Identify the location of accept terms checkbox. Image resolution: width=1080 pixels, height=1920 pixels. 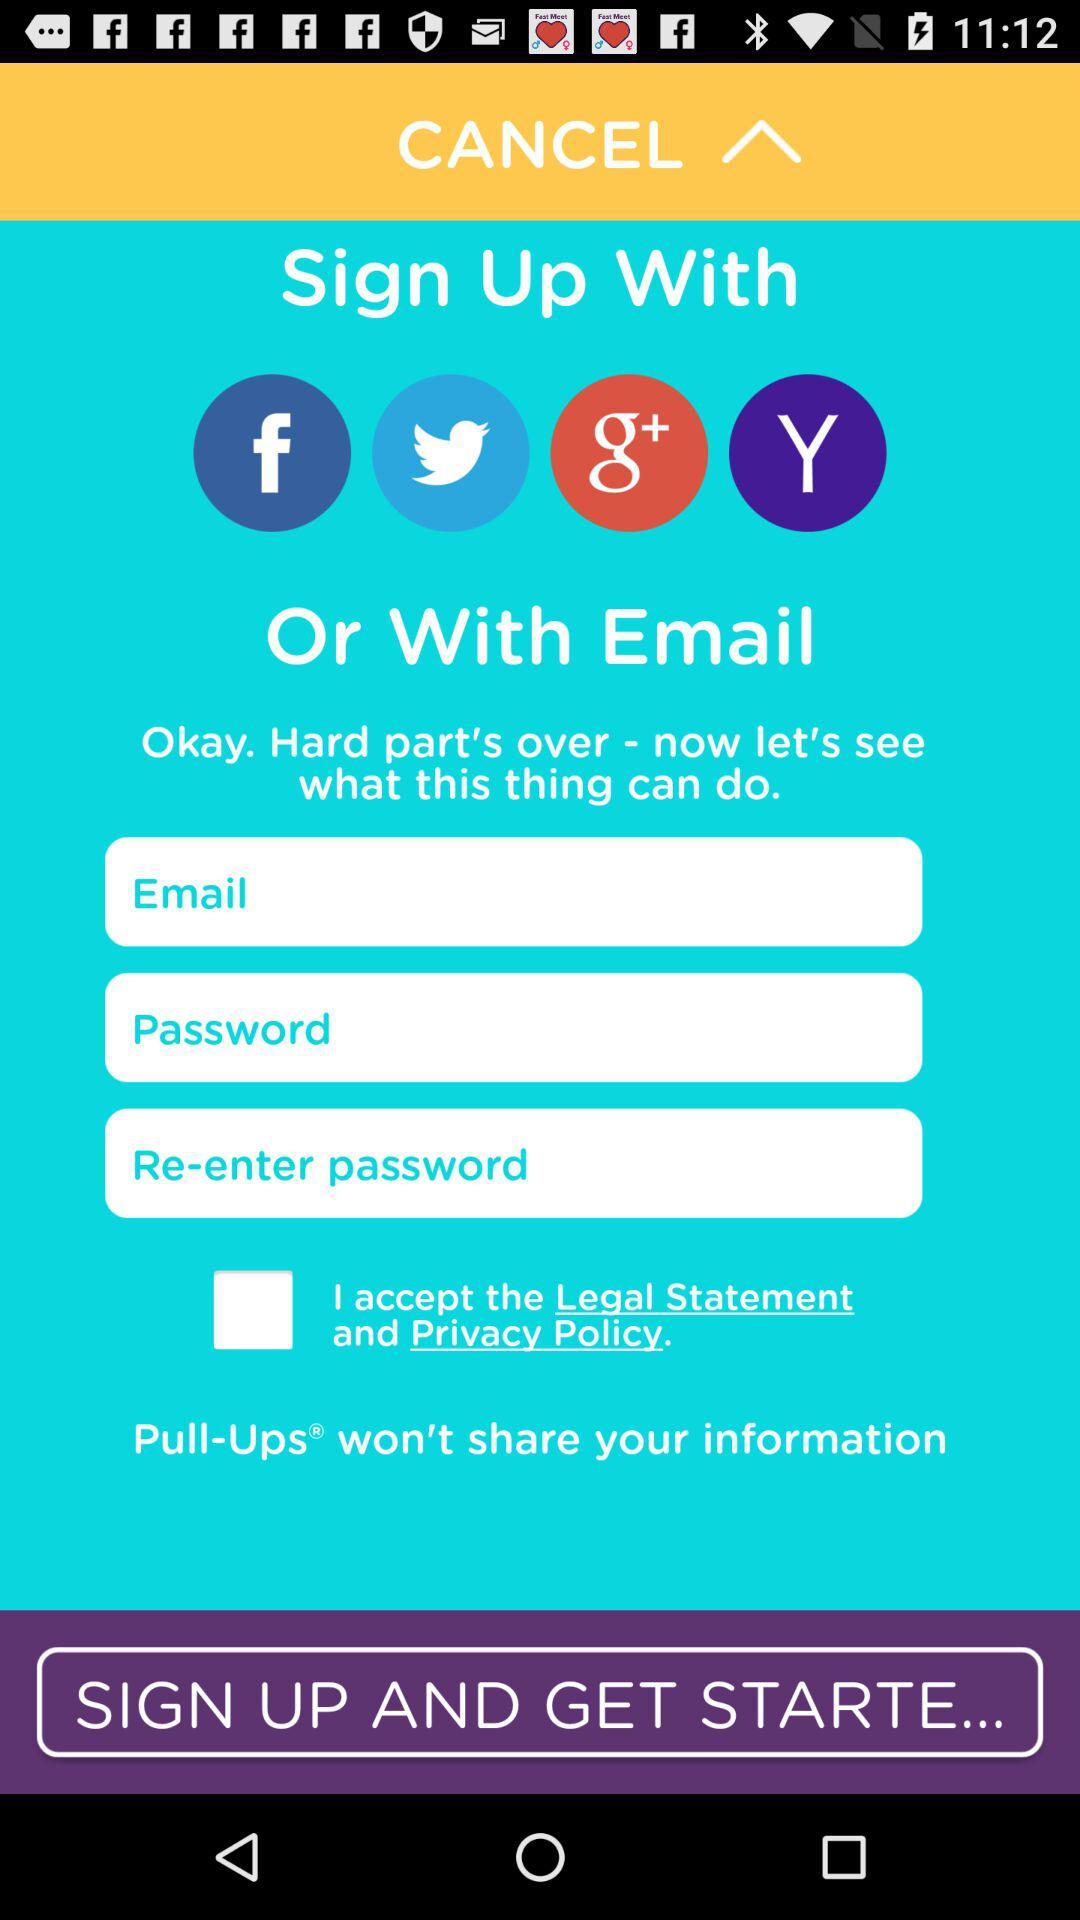
(252, 1309).